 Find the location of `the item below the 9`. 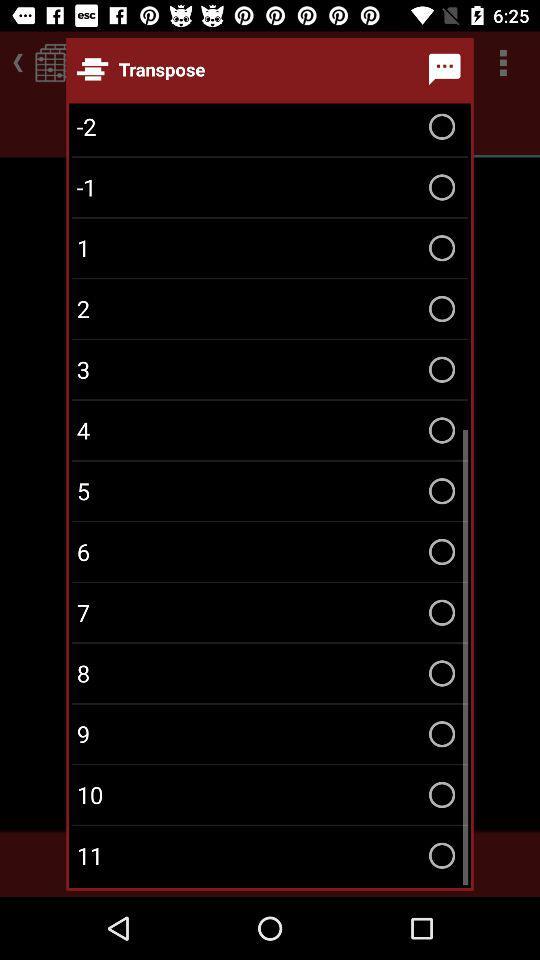

the item below the 9 is located at coordinates (270, 794).